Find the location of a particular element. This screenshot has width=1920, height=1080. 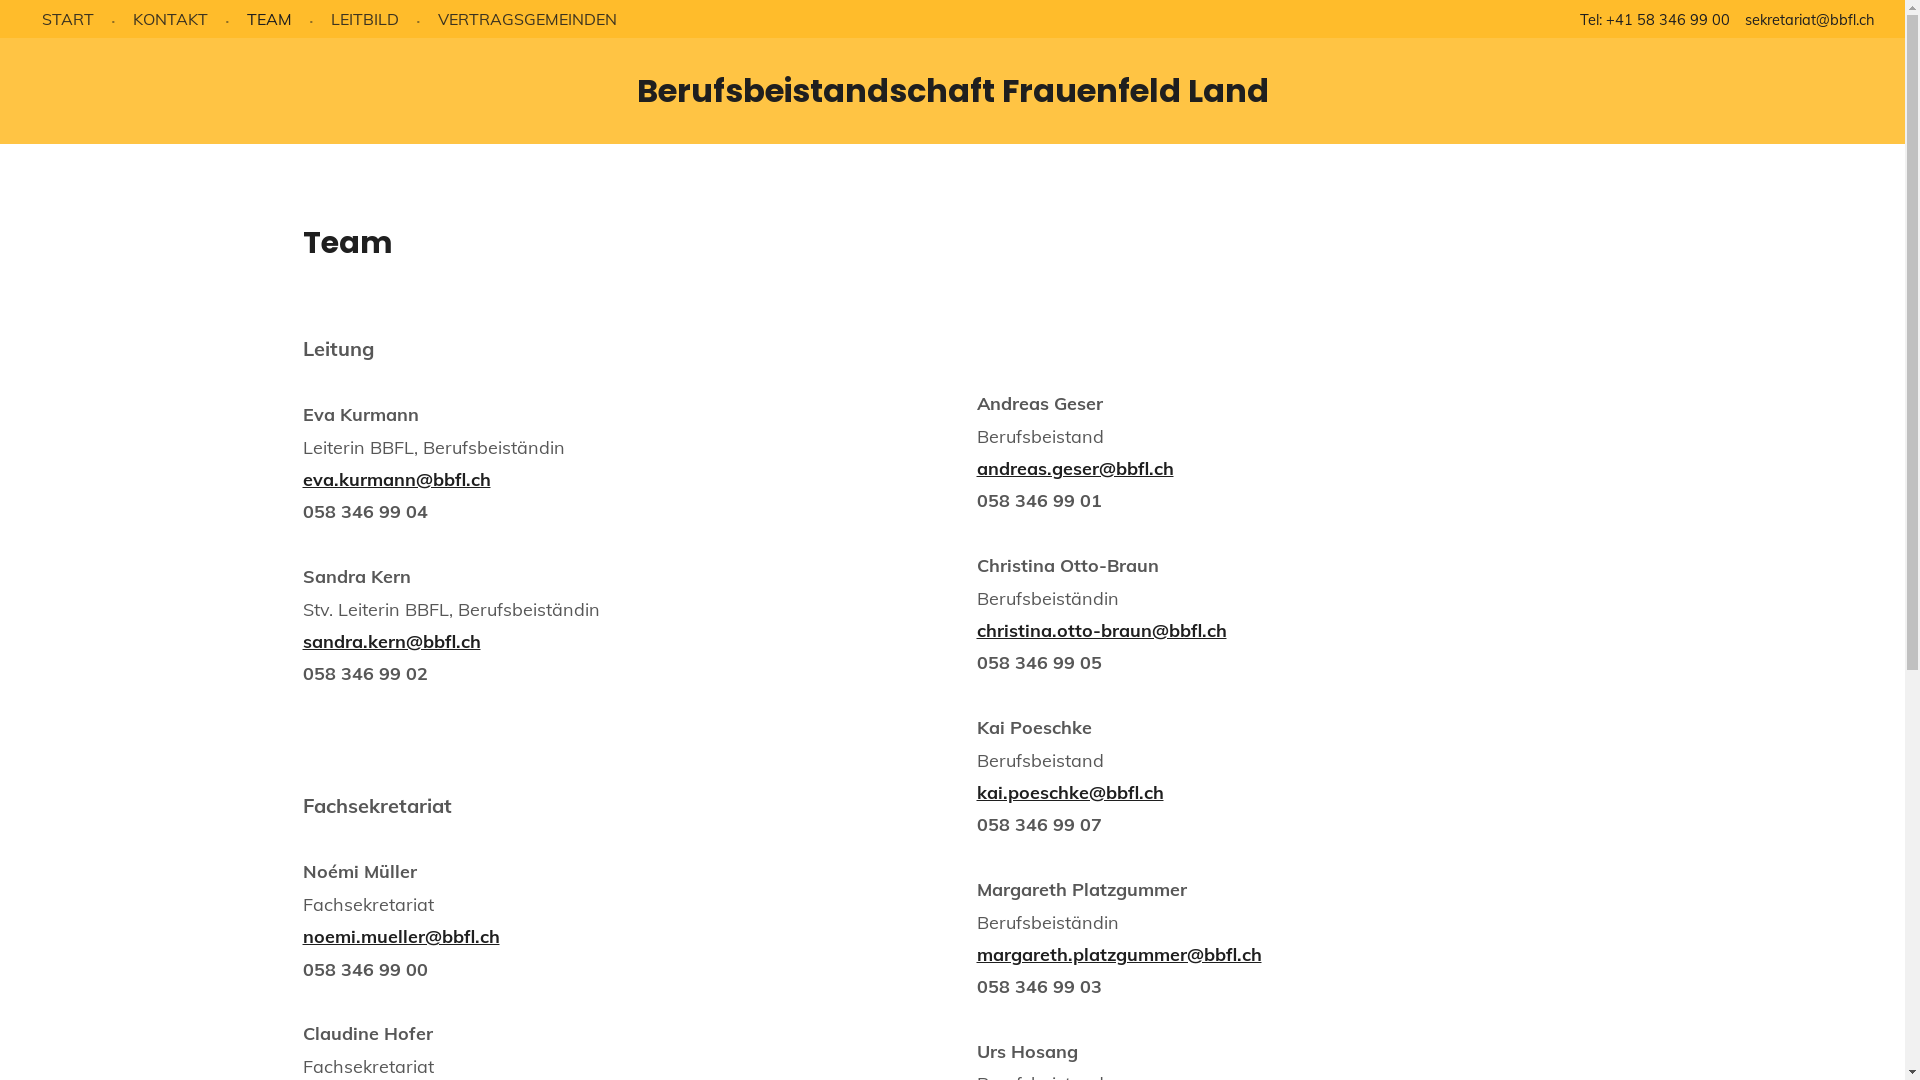

'KONTAKT' is located at coordinates (170, 19).